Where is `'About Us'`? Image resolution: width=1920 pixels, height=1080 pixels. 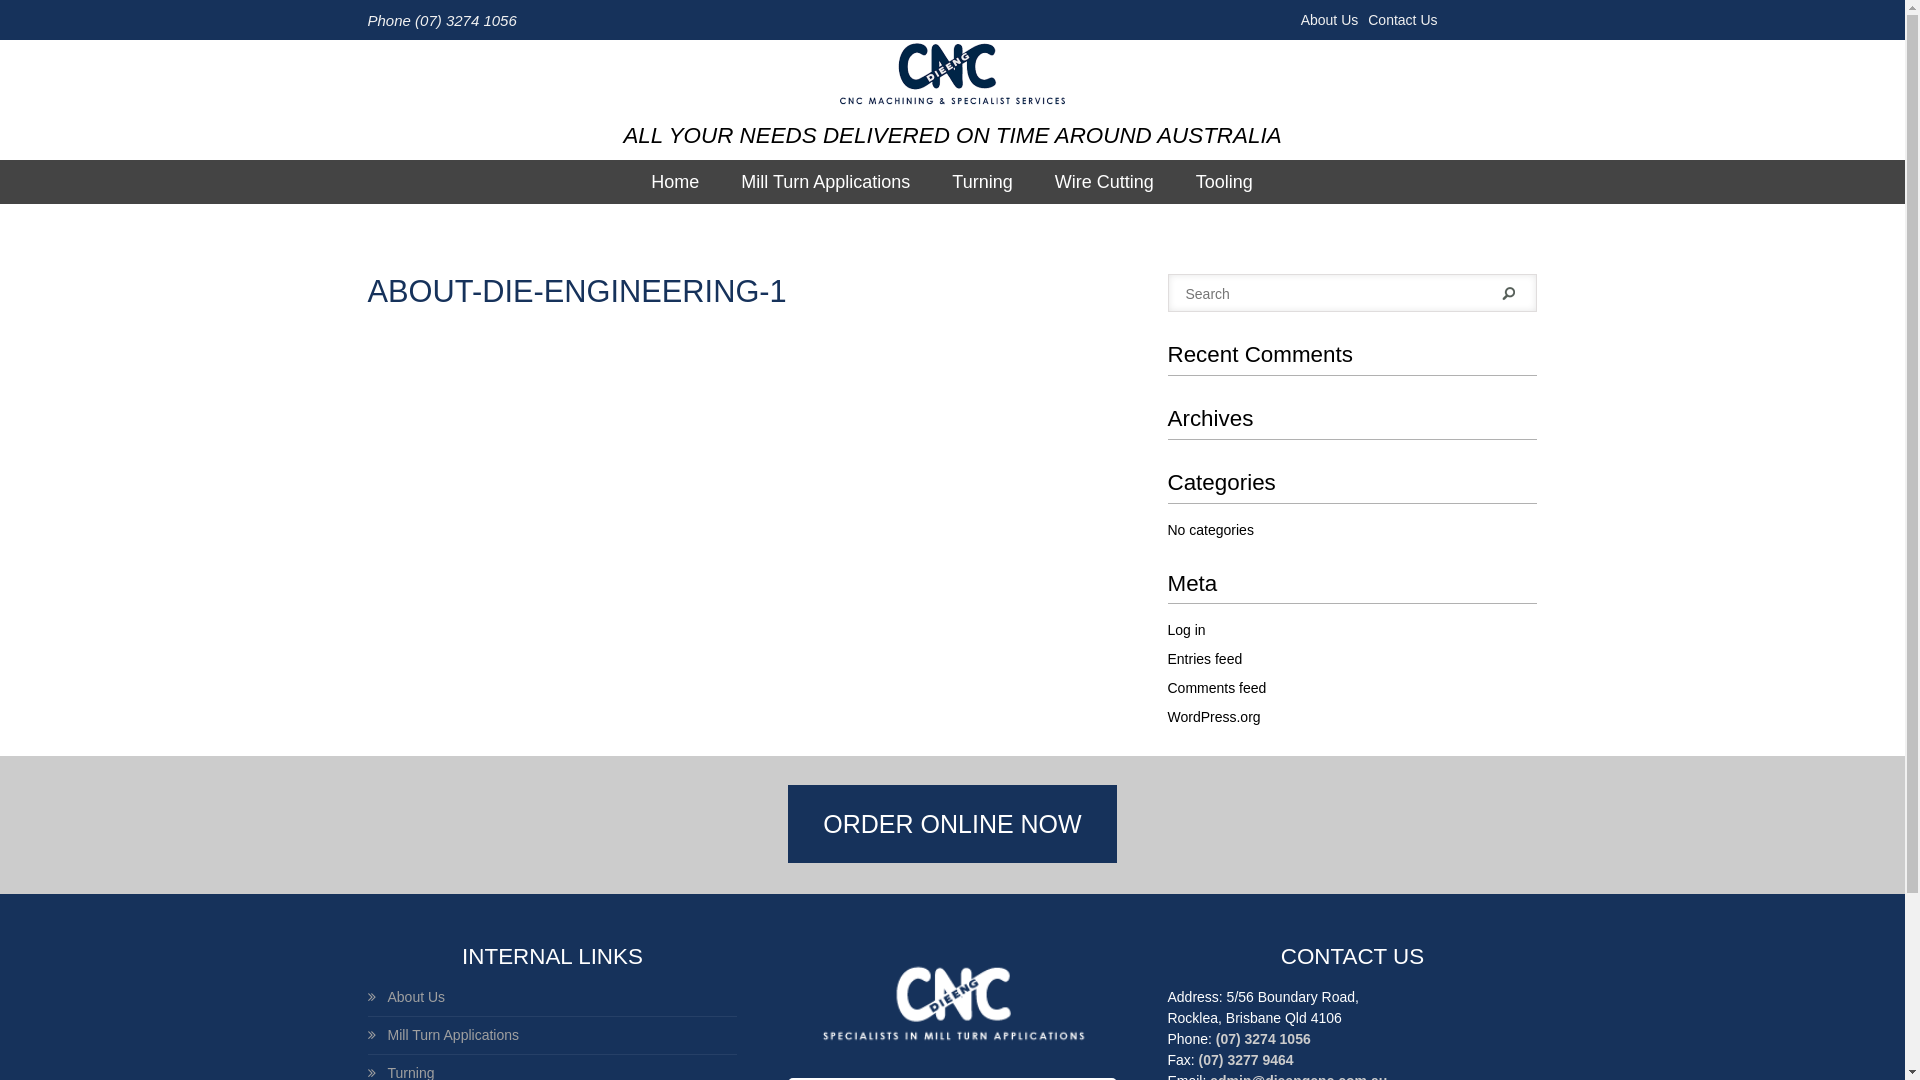
'About Us' is located at coordinates (1334, 20).